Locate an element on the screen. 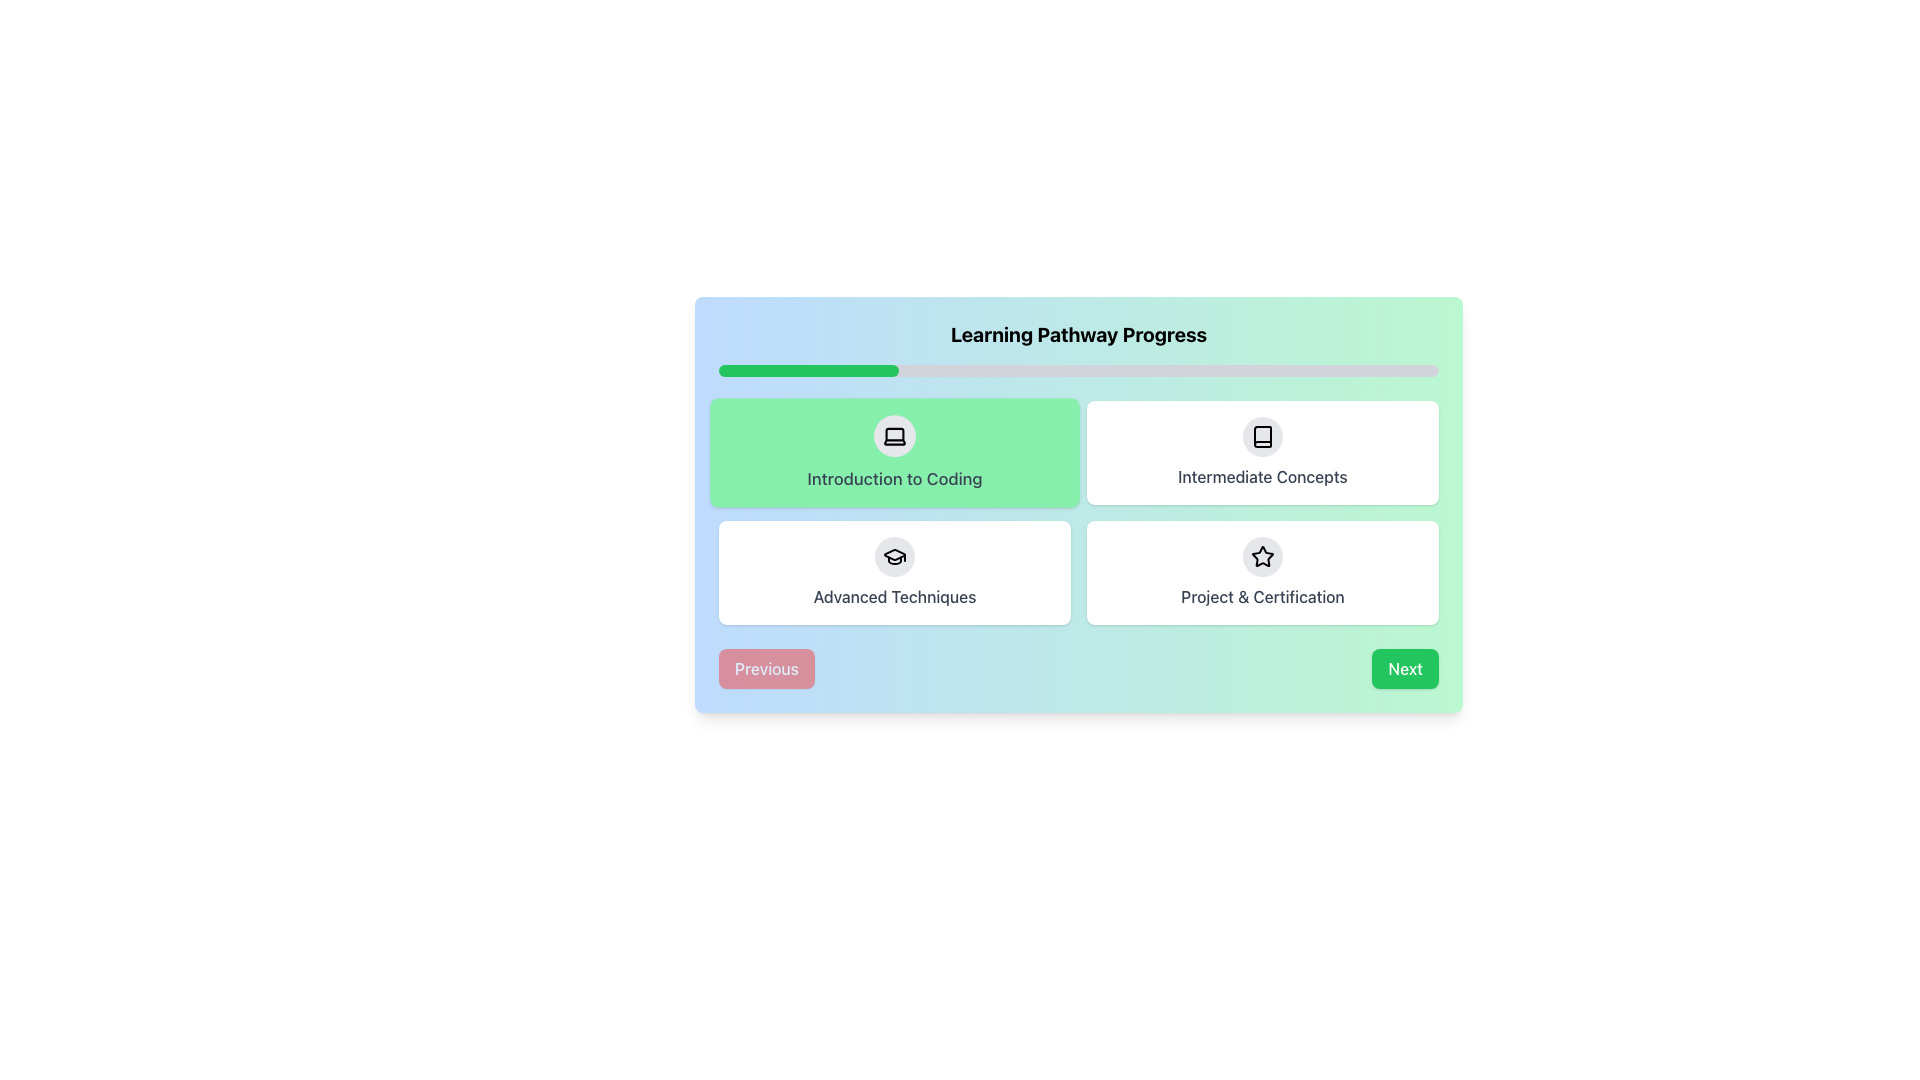  progress is located at coordinates (1229, 370).